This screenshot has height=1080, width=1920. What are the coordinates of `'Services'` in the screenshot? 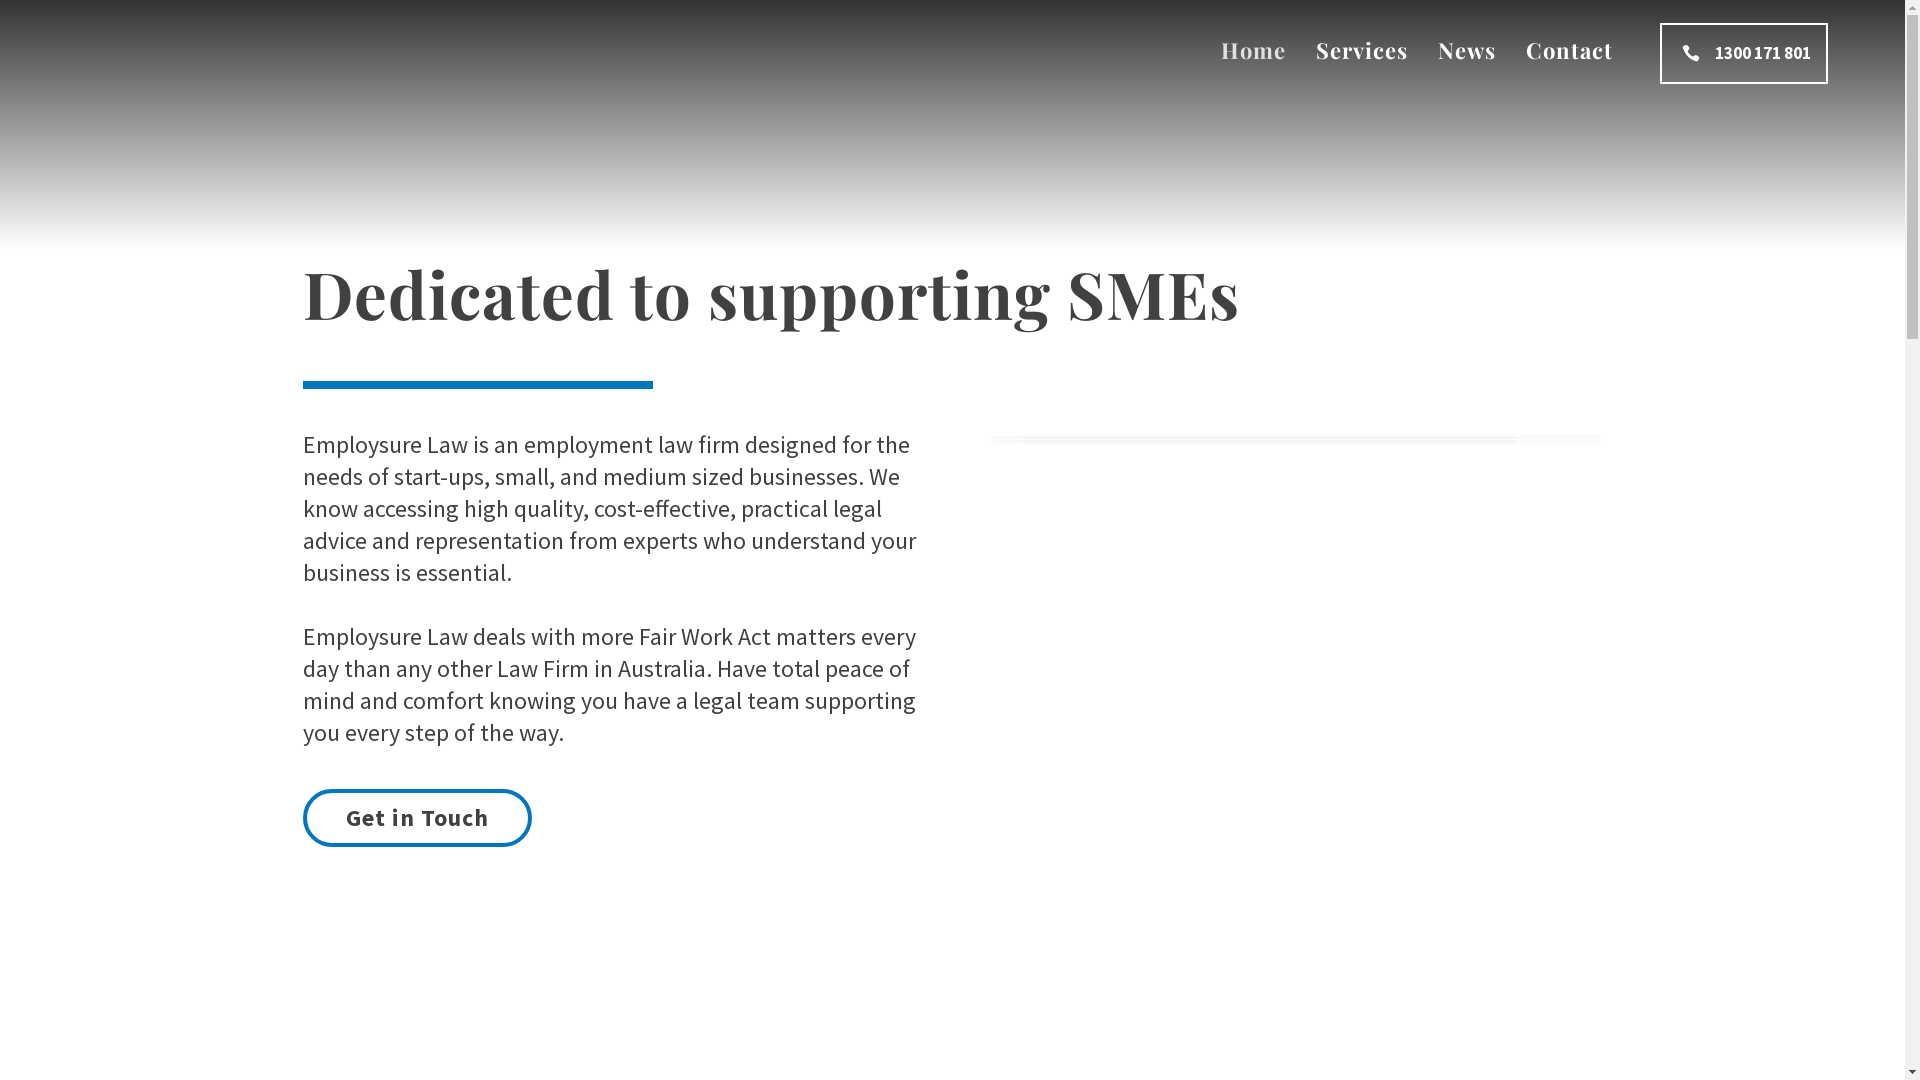 It's located at (1300, 49).